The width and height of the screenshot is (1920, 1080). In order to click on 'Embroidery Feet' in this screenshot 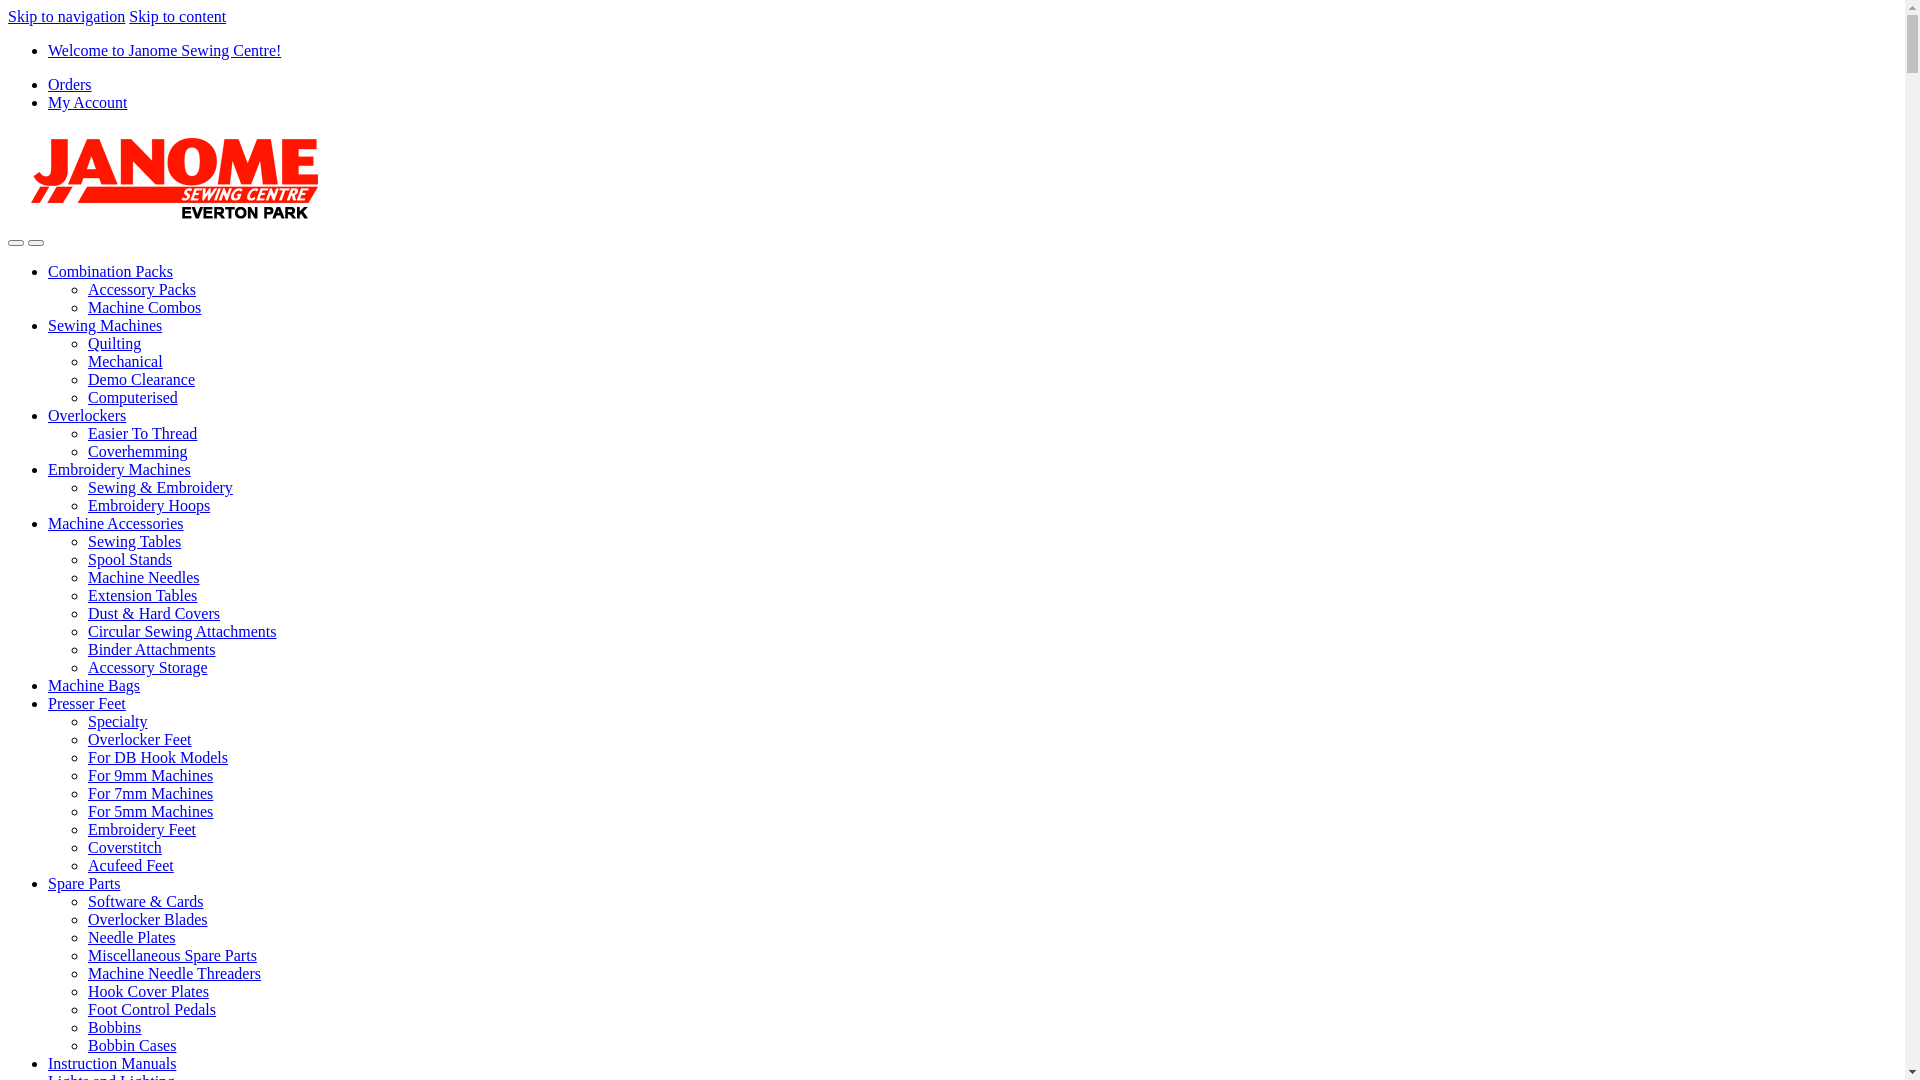, I will do `click(141, 829)`.